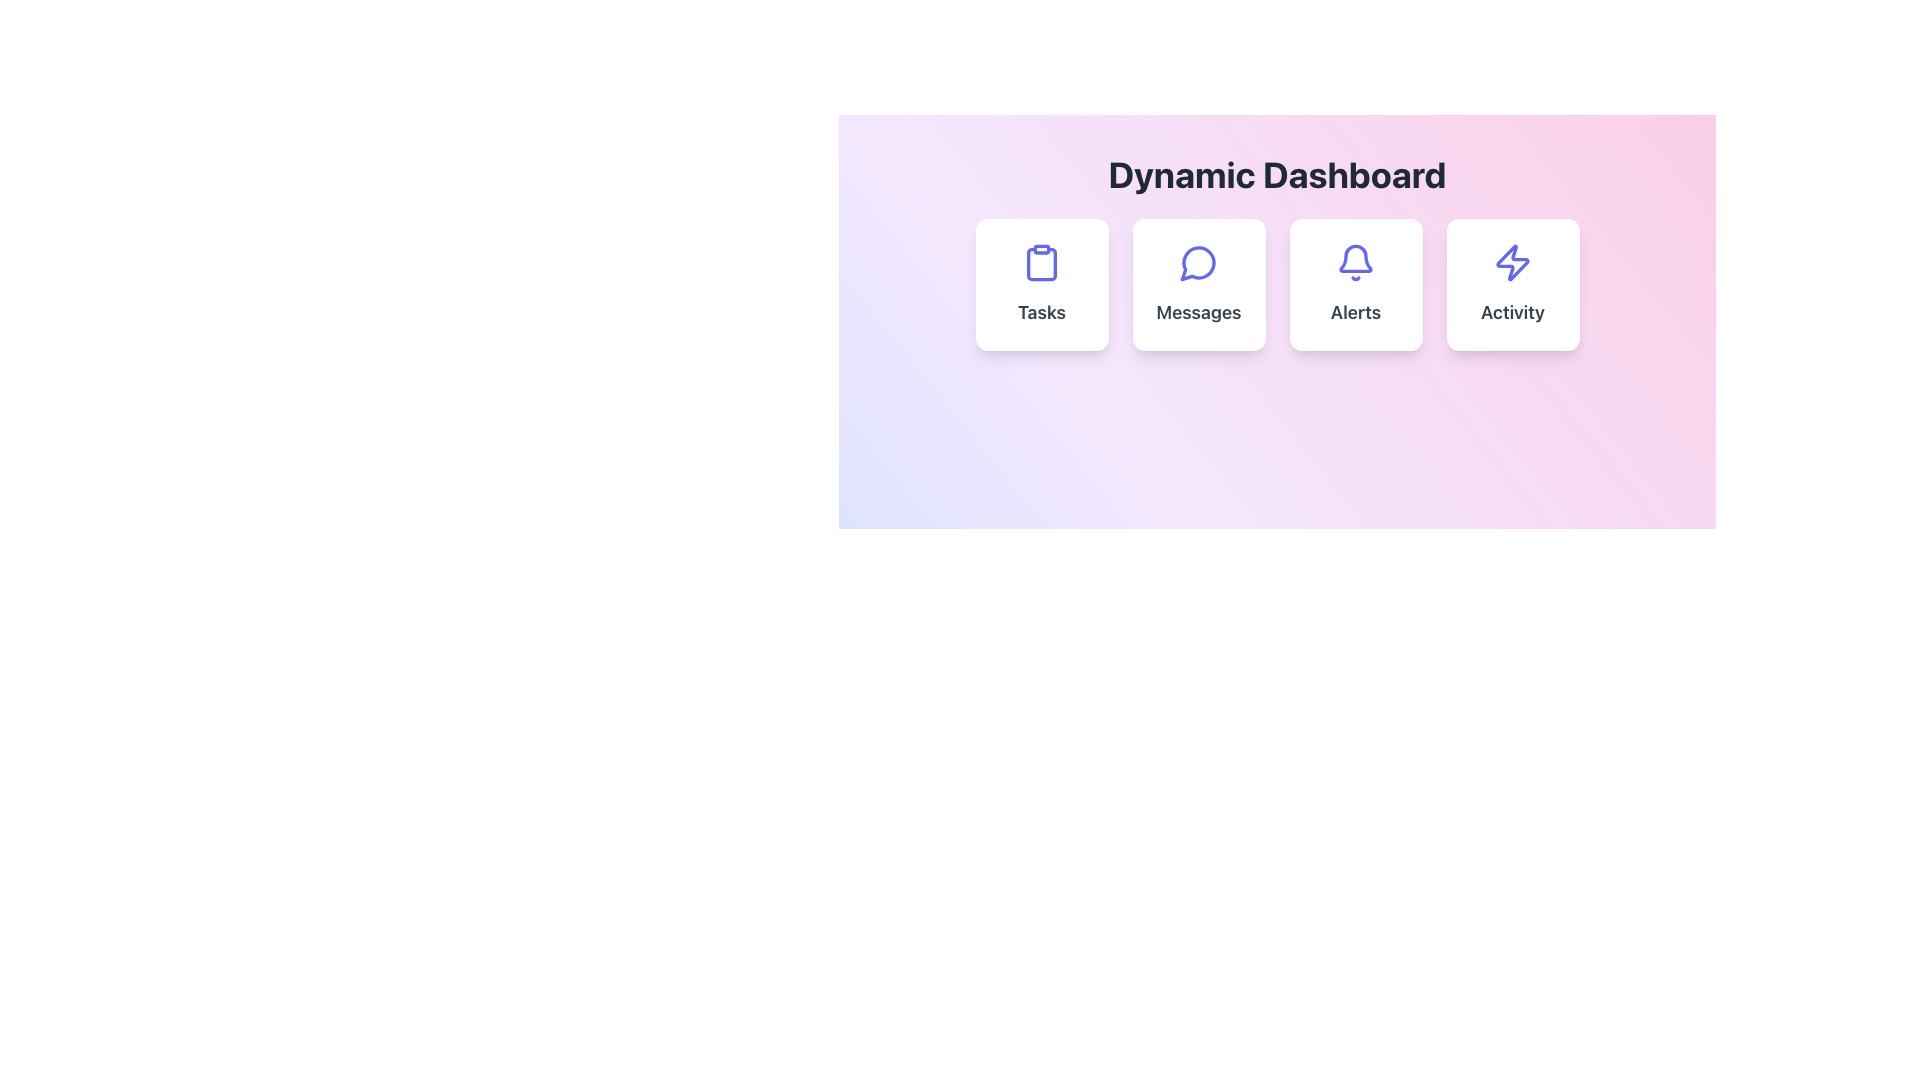 The height and width of the screenshot is (1080, 1920). I want to click on the 'Tasks' text label located at the bottom of the first card in a horizontal row, beneath the clipboard icon, so click(1040, 312).